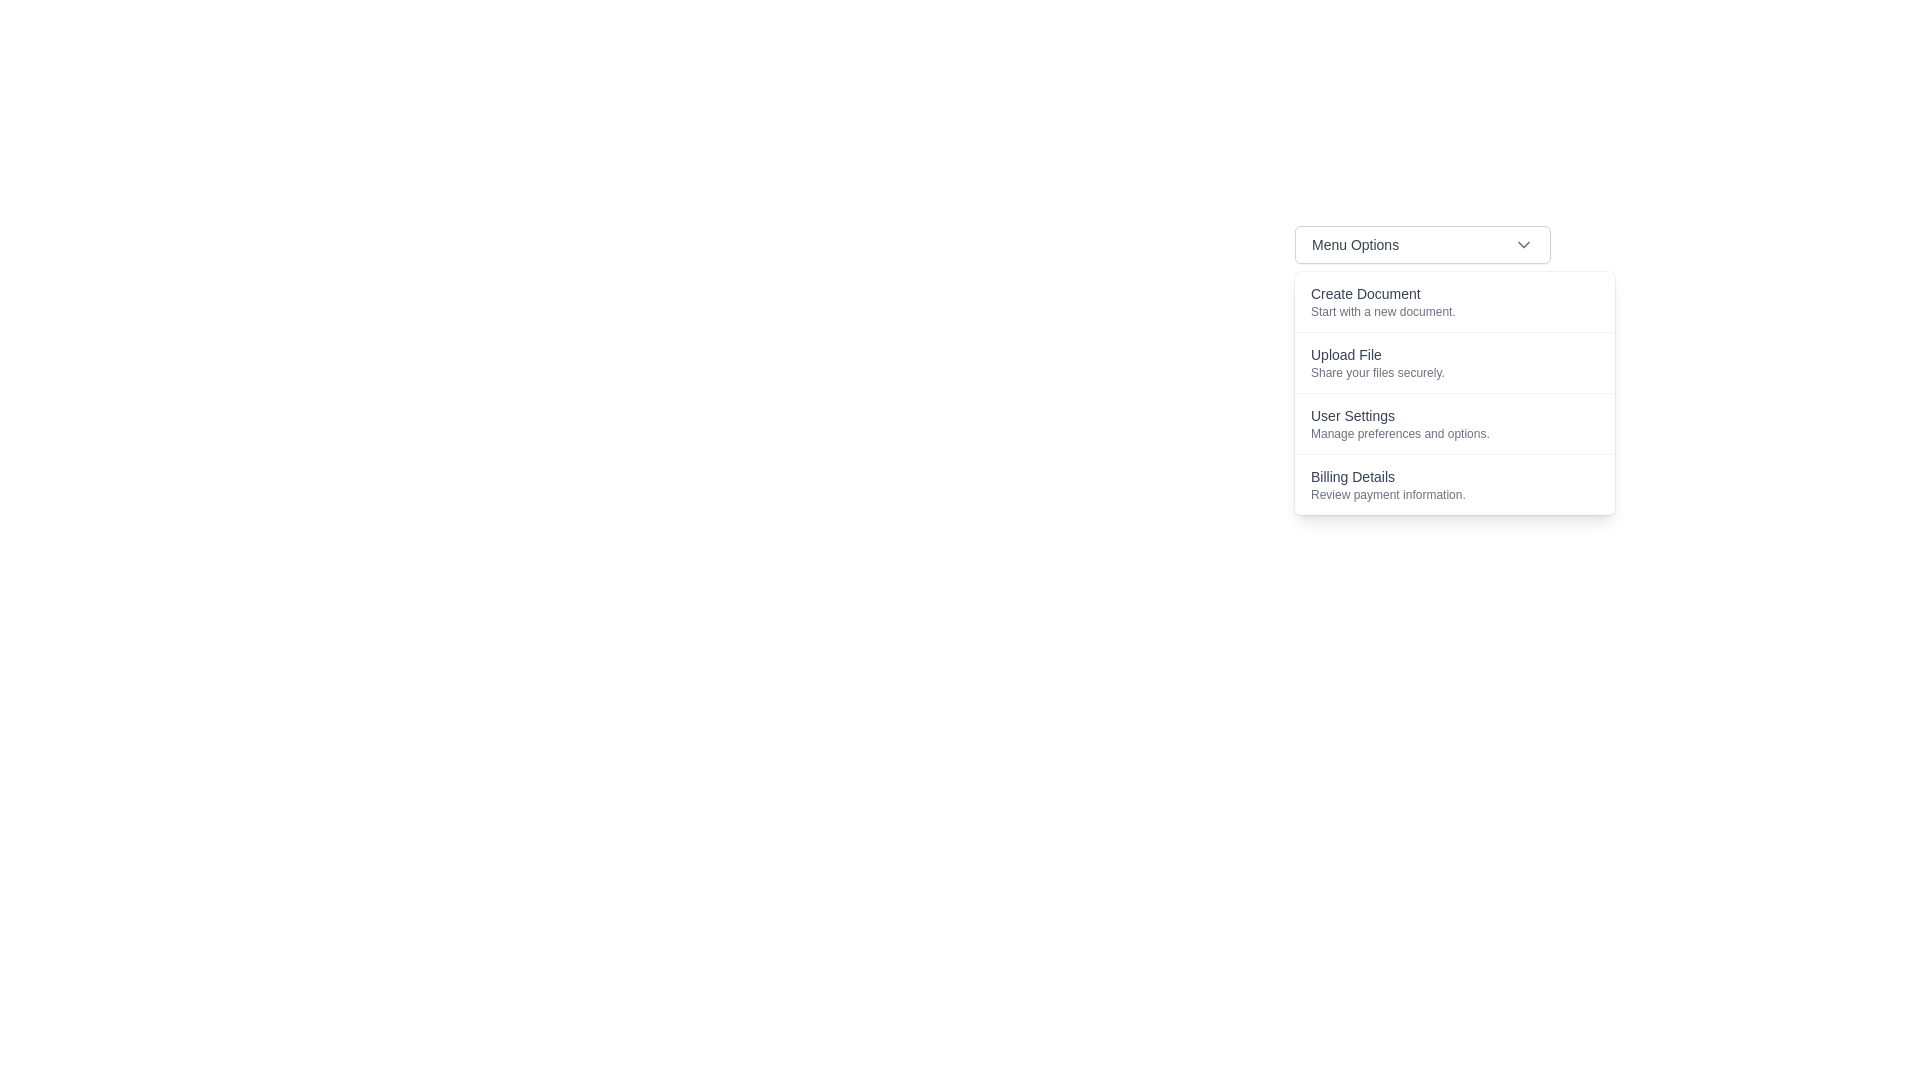 This screenshot has width=1920, height=1080. Describe the element at coordinates (1454, 393) in the screenshot. I see `the second item in the dropdown menu, which is styled with a white background, soft shadows, and rounded corners, positioned between 'Create Document' and 'User Settings'` at that location.